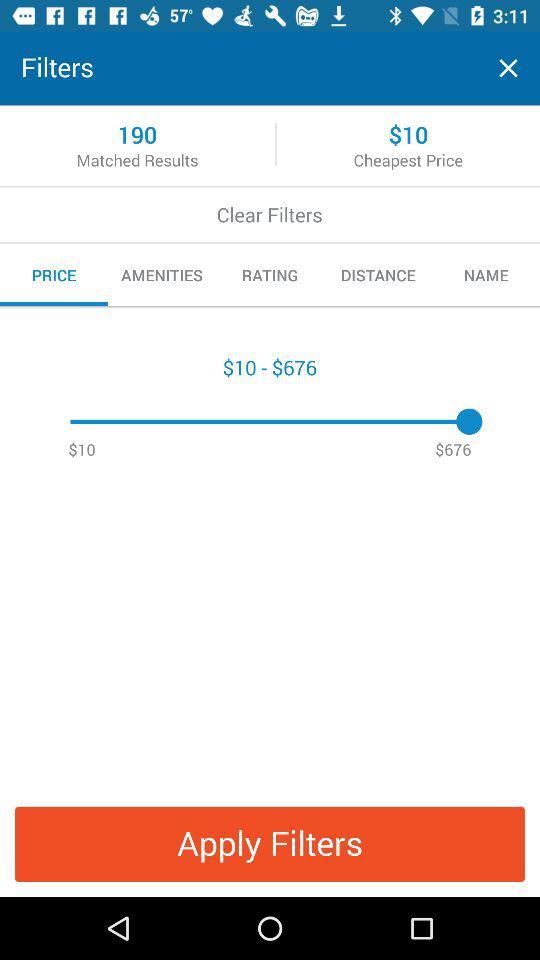 This screenshot has height=960, width=540. I want to click on the page, so click(508, 68).